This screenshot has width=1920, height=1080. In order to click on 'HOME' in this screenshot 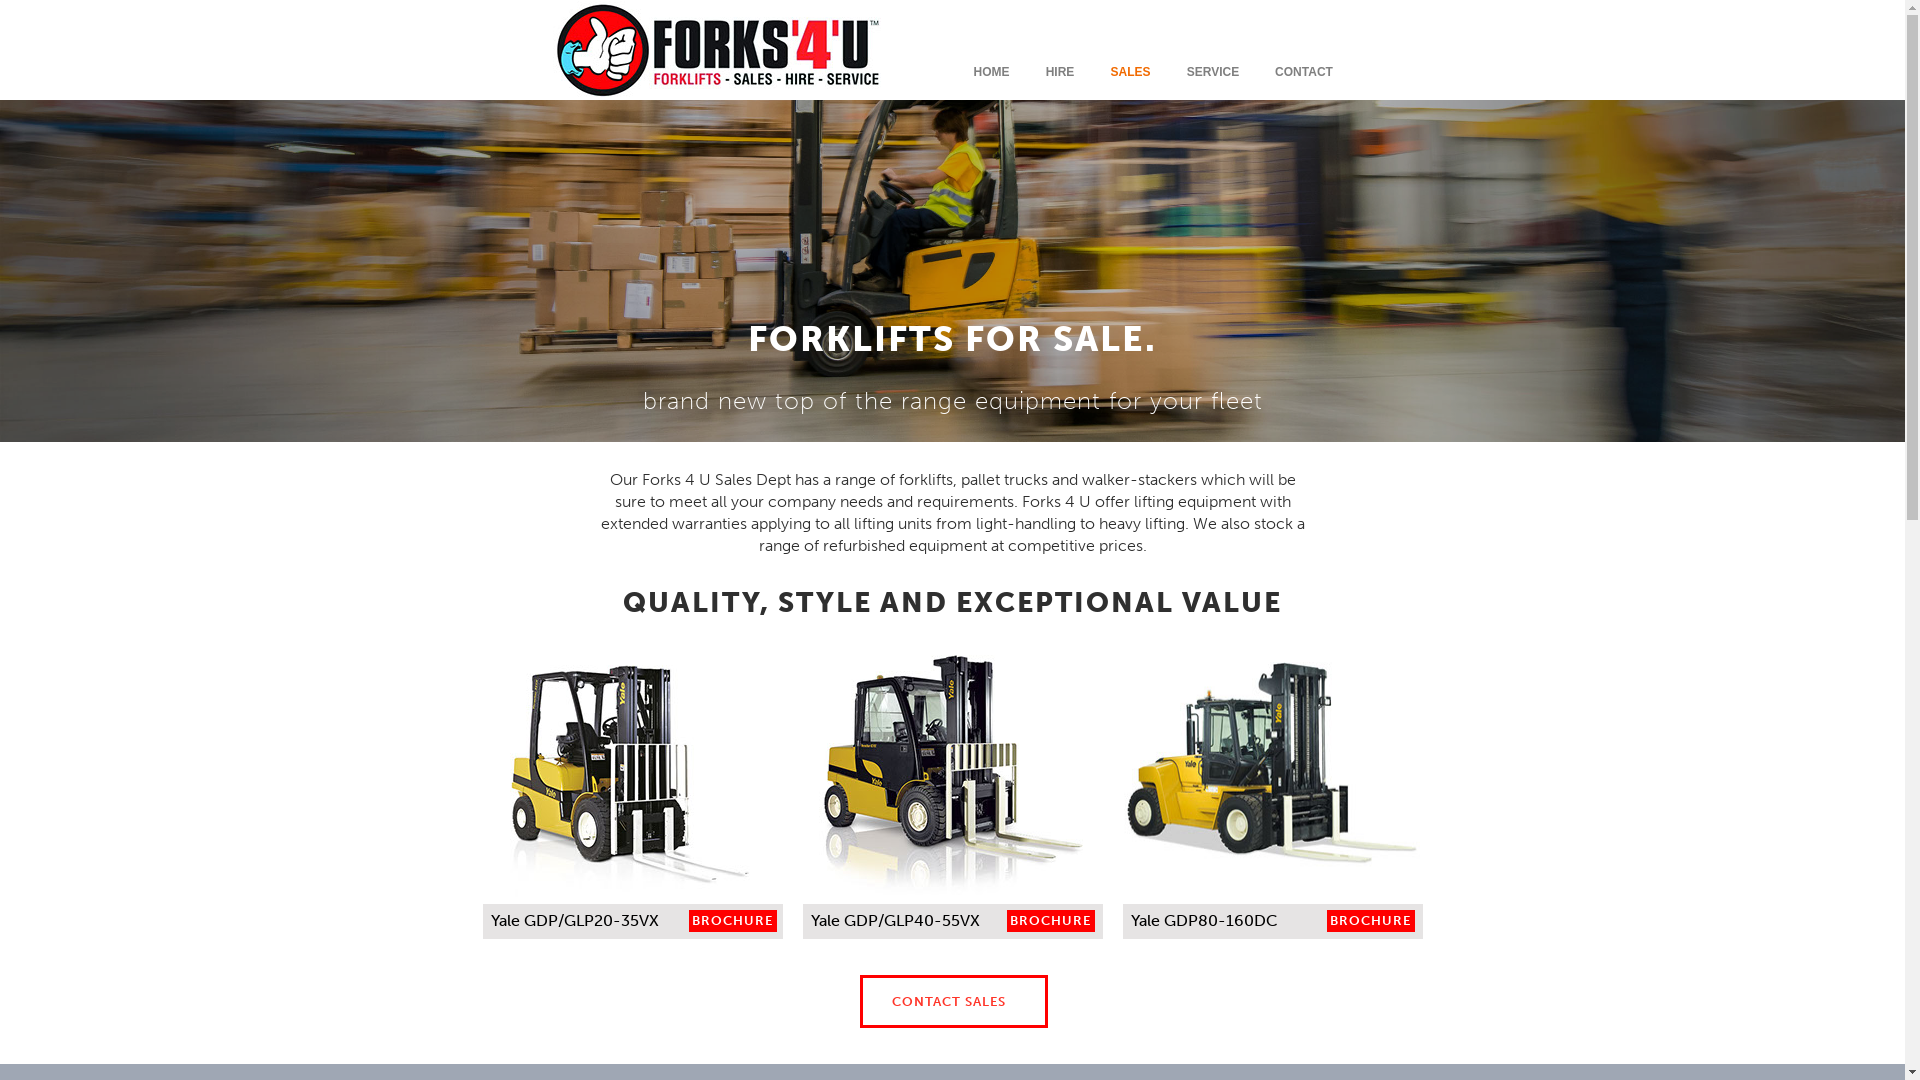, I will do `click(987, 71)`.